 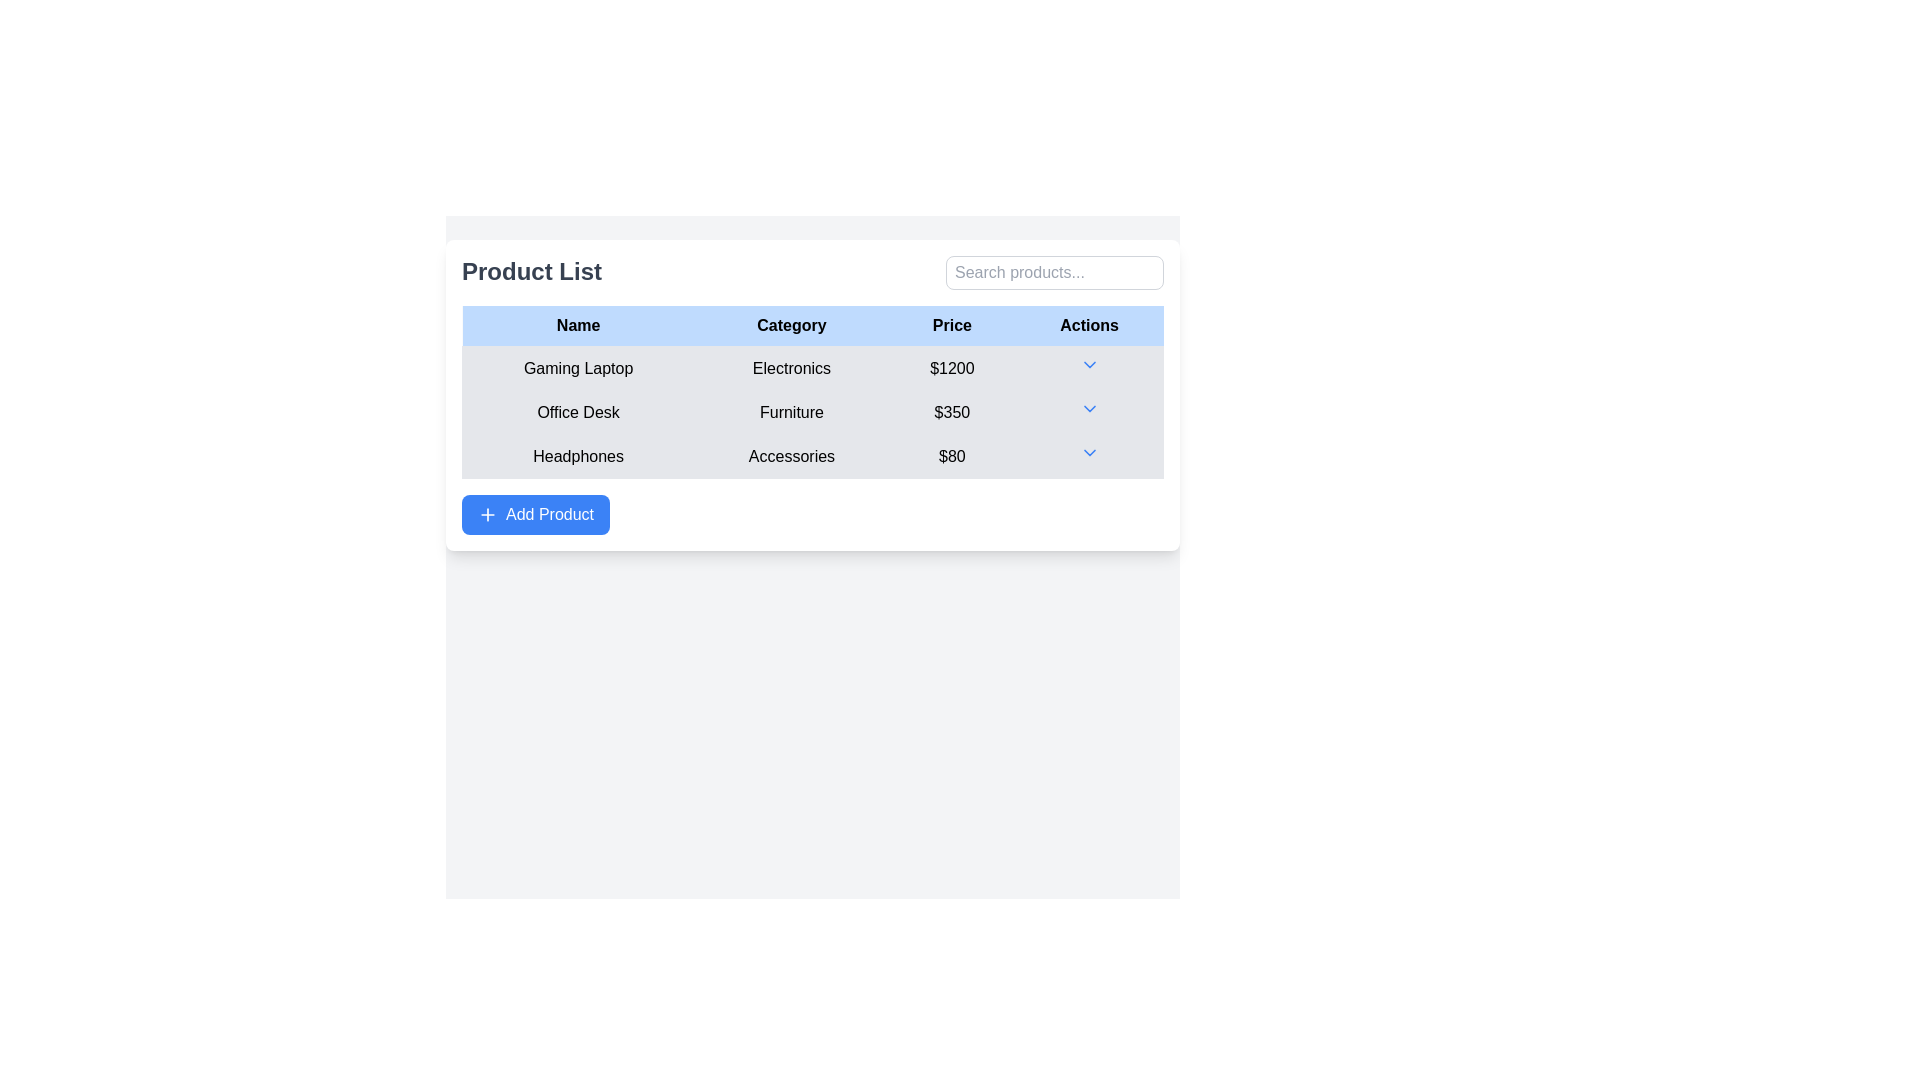 What do you see at coordinates (1088, 407) in the screenshot?
I see `the downward-pointing chevron icon in the 'Actions' column of the second row in the product details table` at bounding box center [1088, 407].